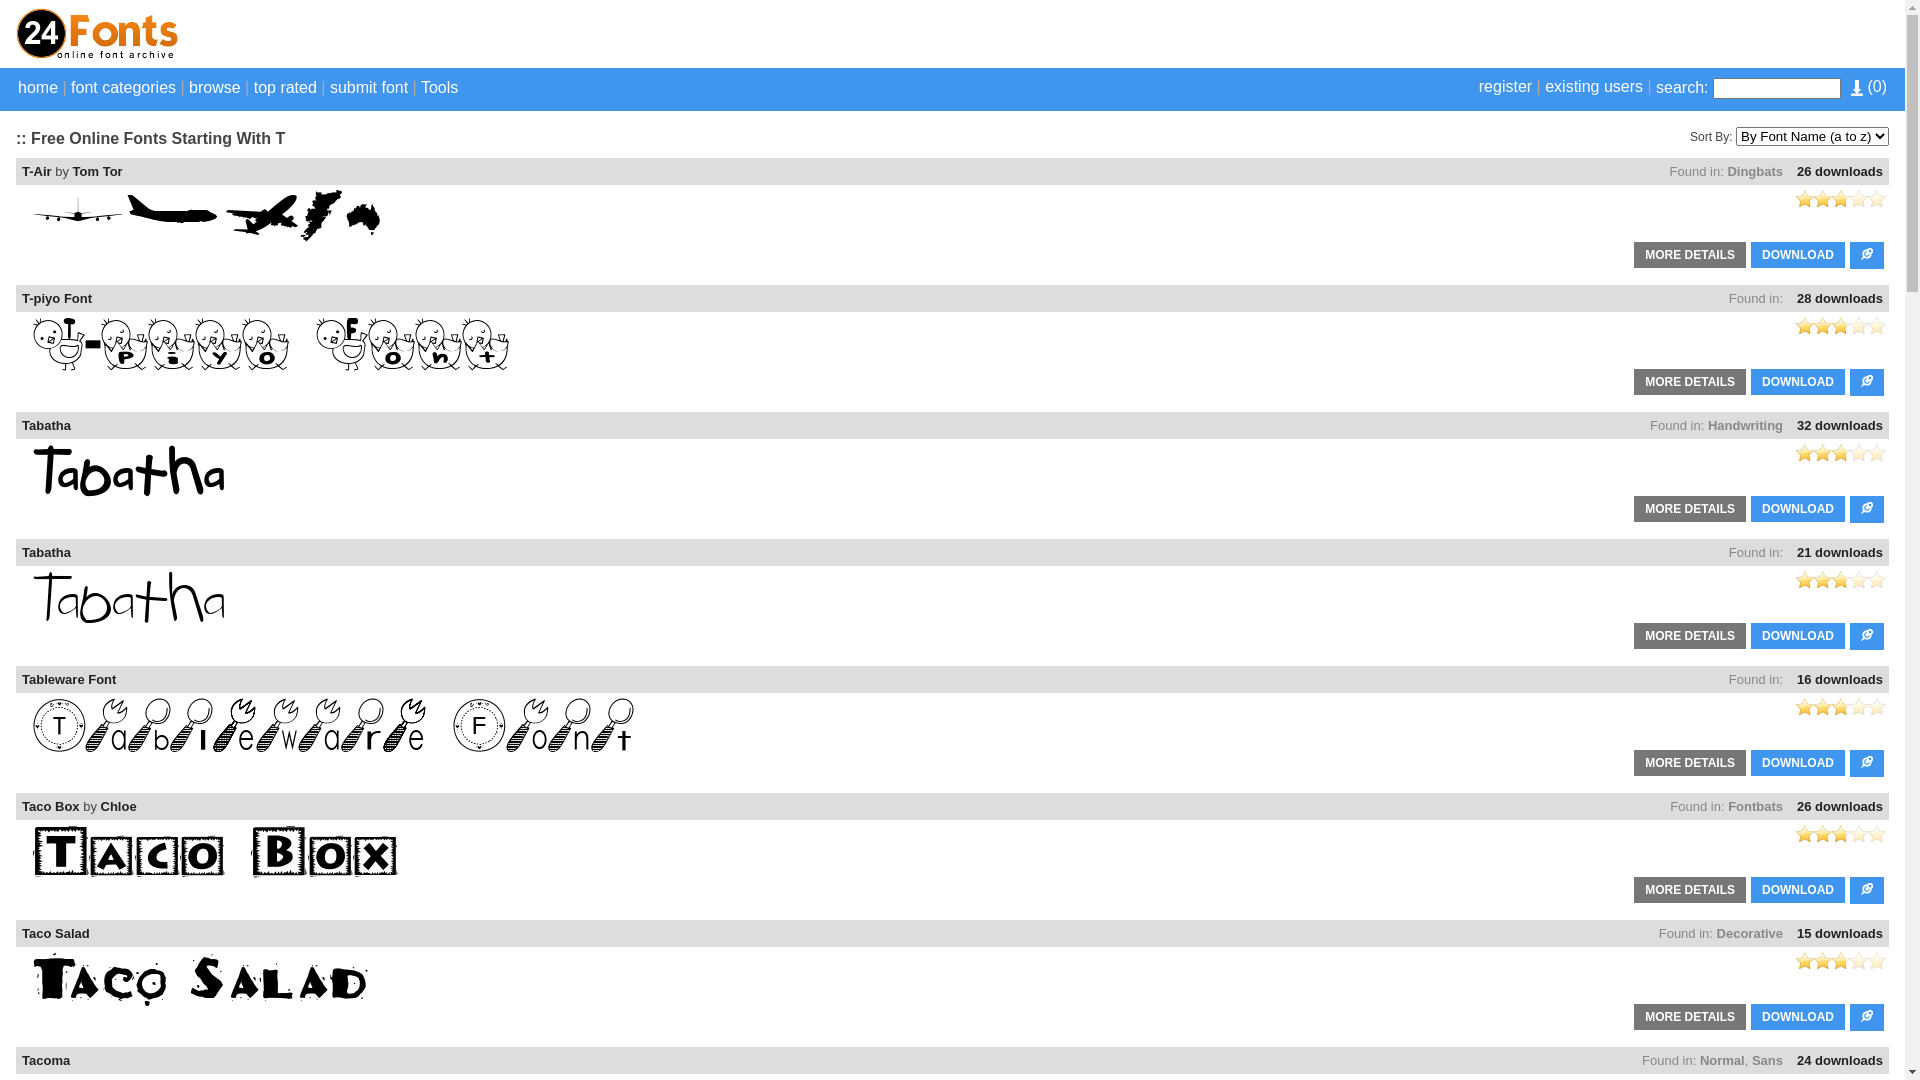 The height and width of the screenshot is (1080, 1920). Describe the element at coordinates (1796, 298) in the screenshot. I see `'28 downloads'` at that location.